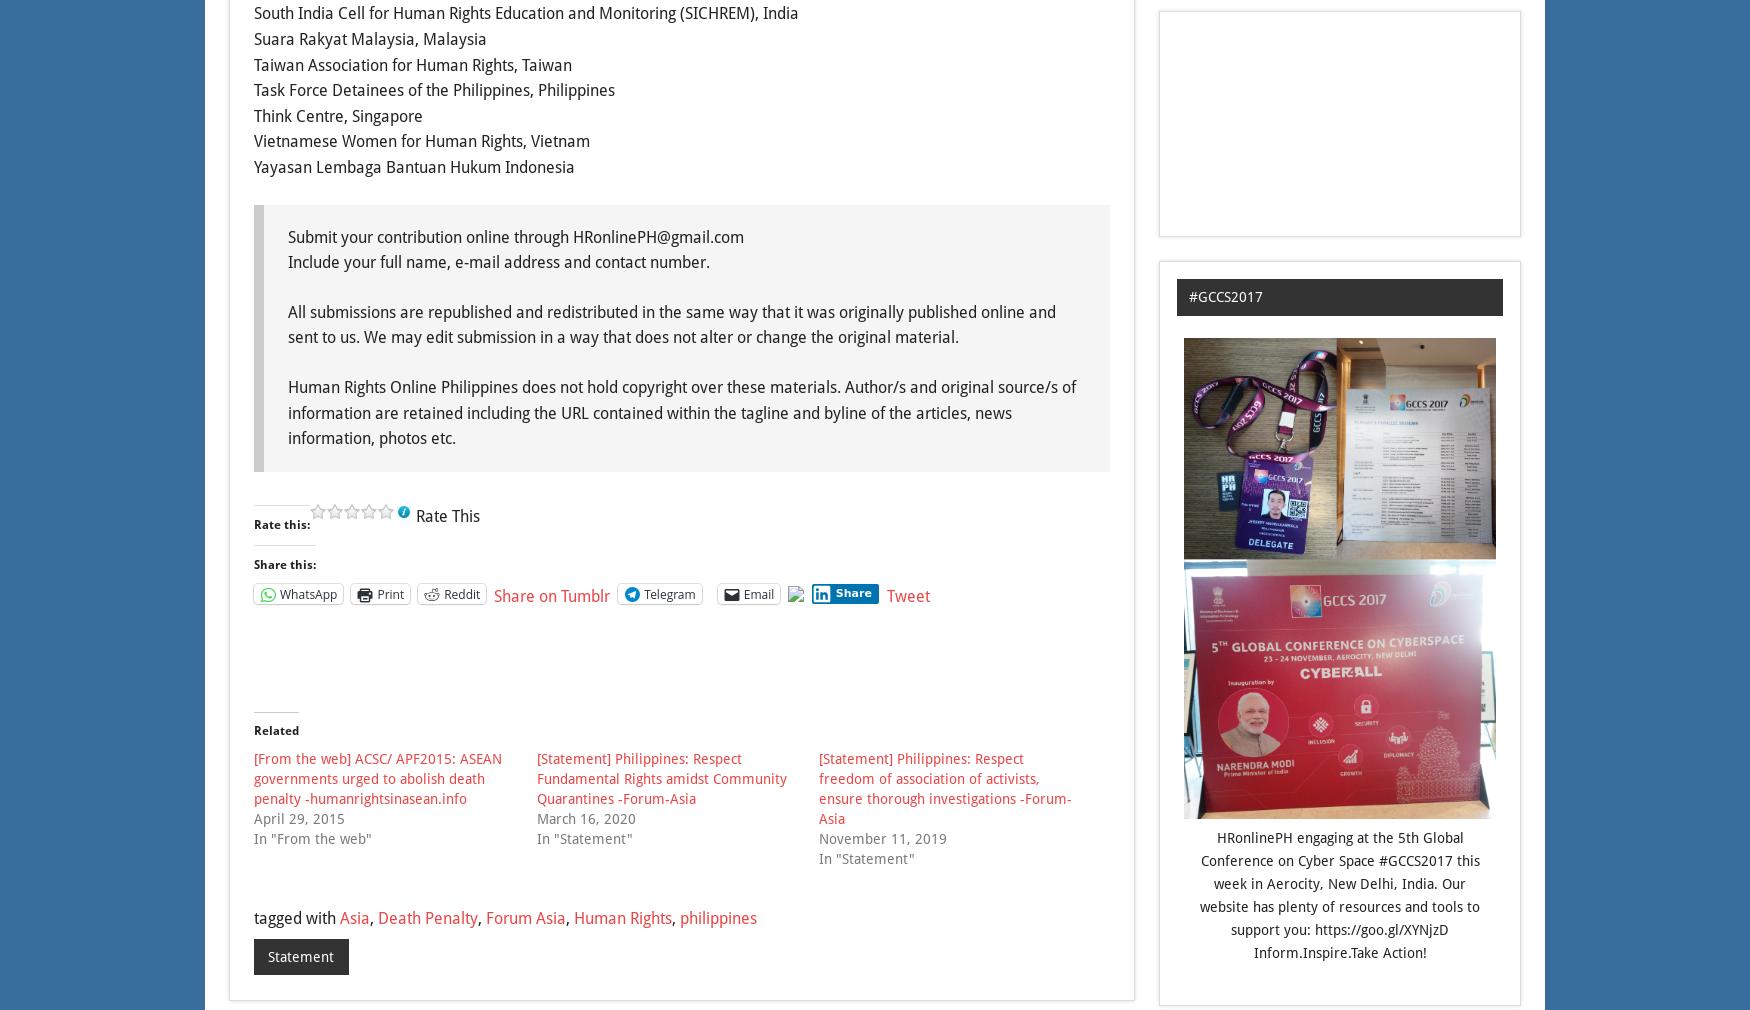 This screenshot has height=1010, width=1750. I want to click on 'Submit your contribution online through HRonlinePH@', so click(479, 235).